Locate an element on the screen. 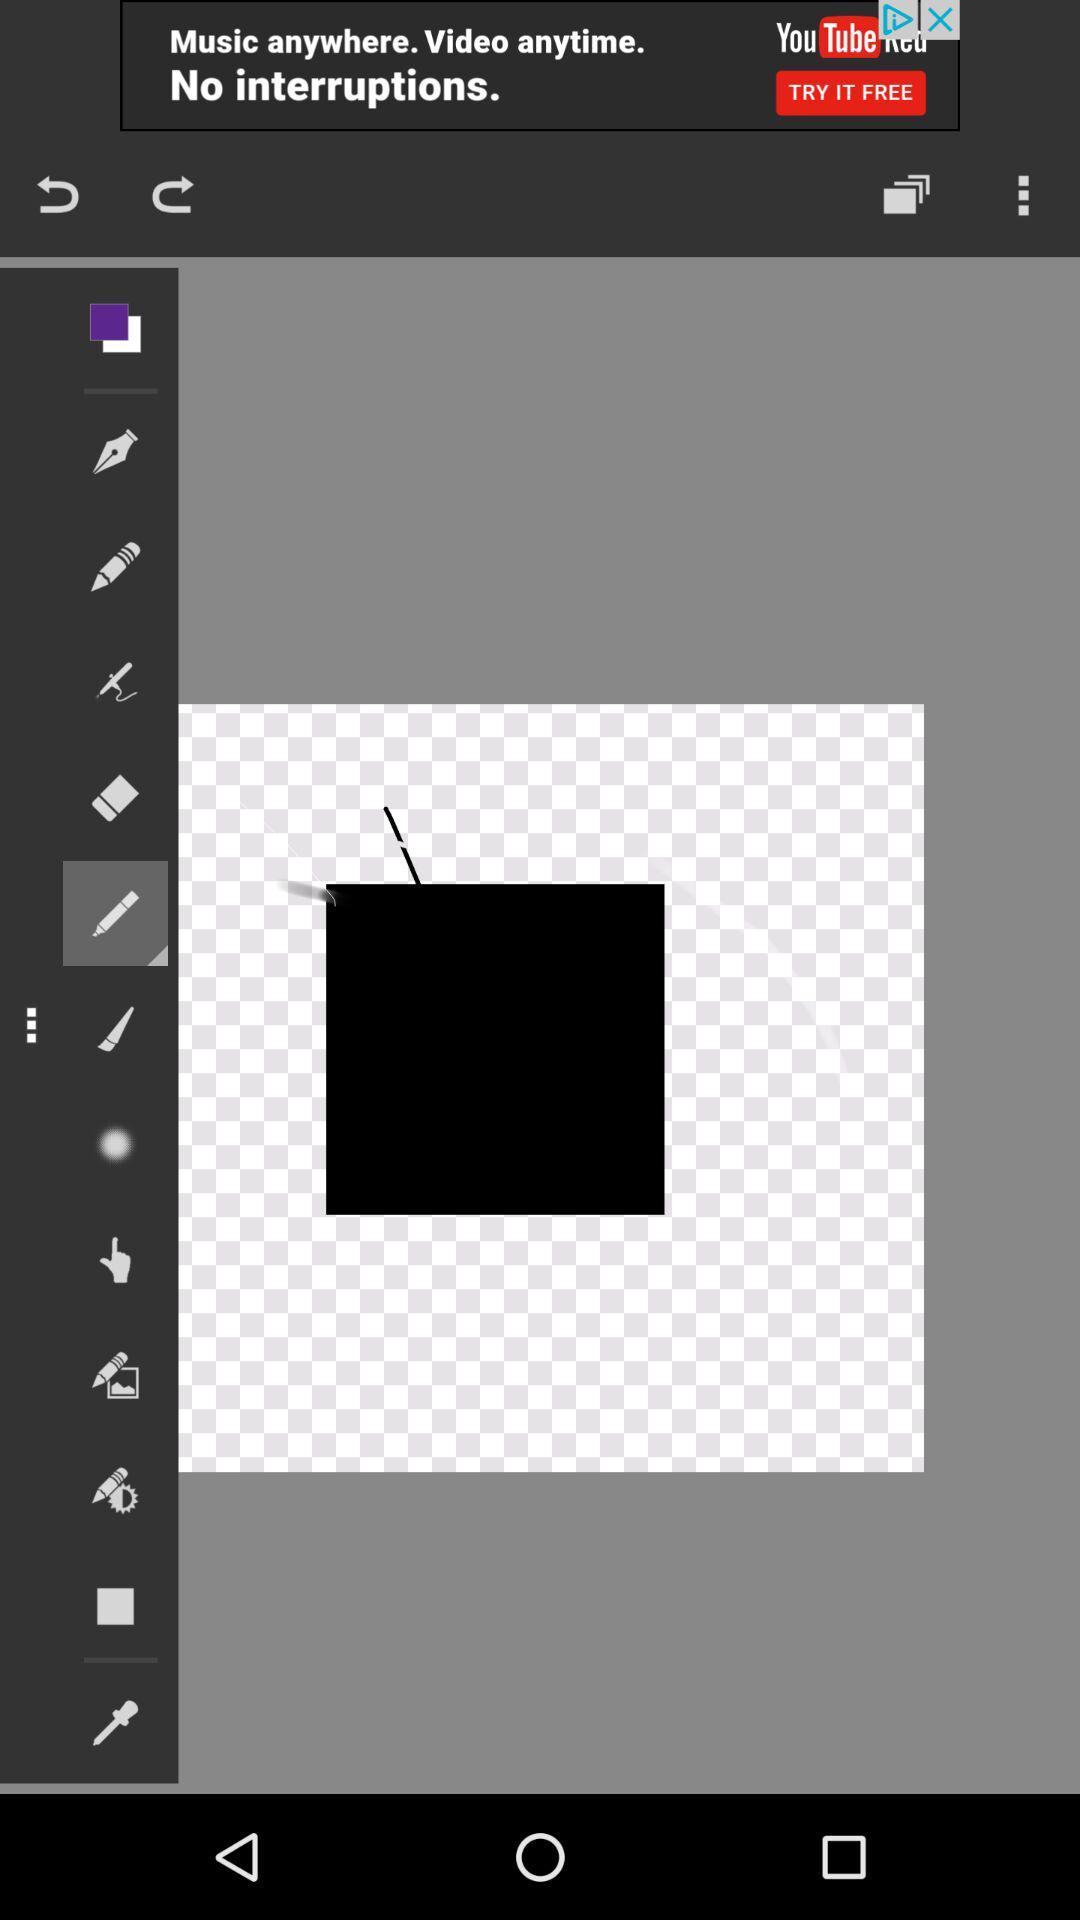 This screenshot has width=1080, height=1920. the more icon is located at coordinates (1022, 194).